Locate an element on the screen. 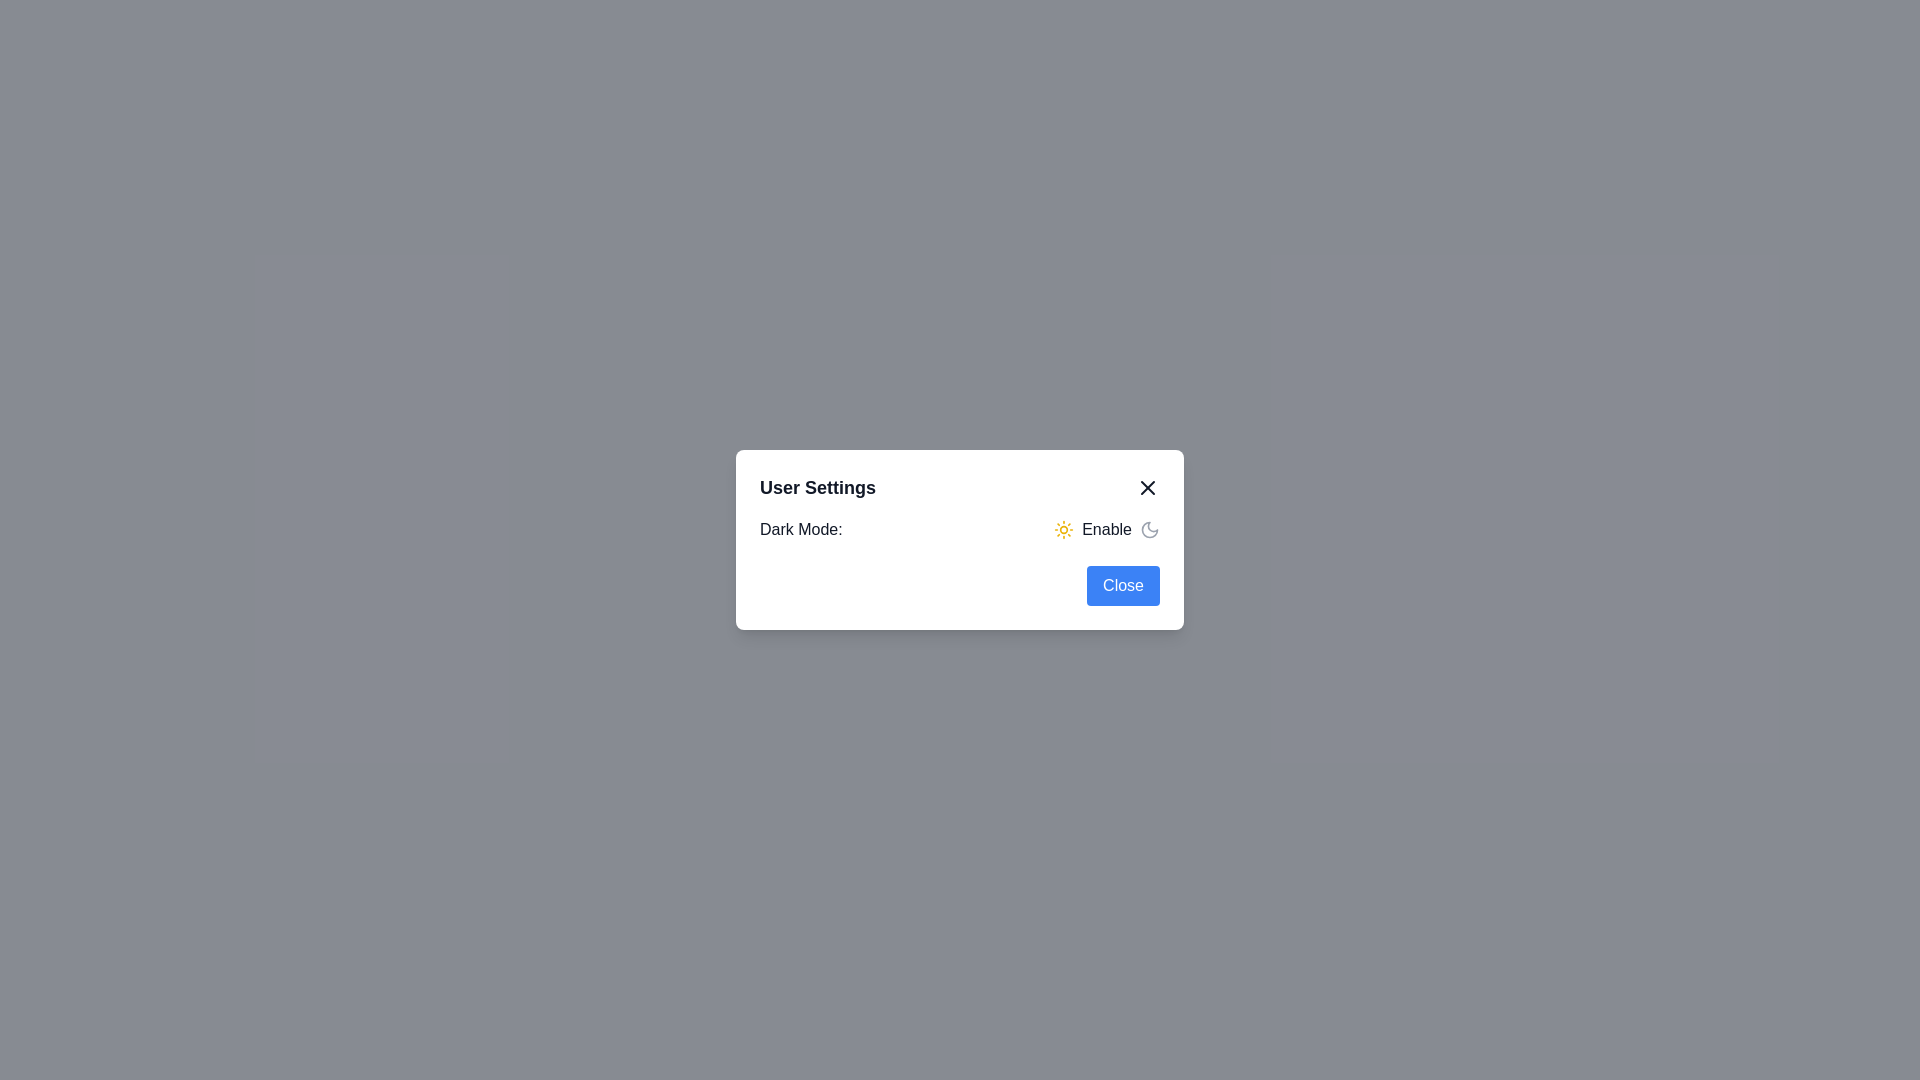 This screenshot has width=1920, height=1080. the 'Enable' text label located is located at coordinates (1106, 528).